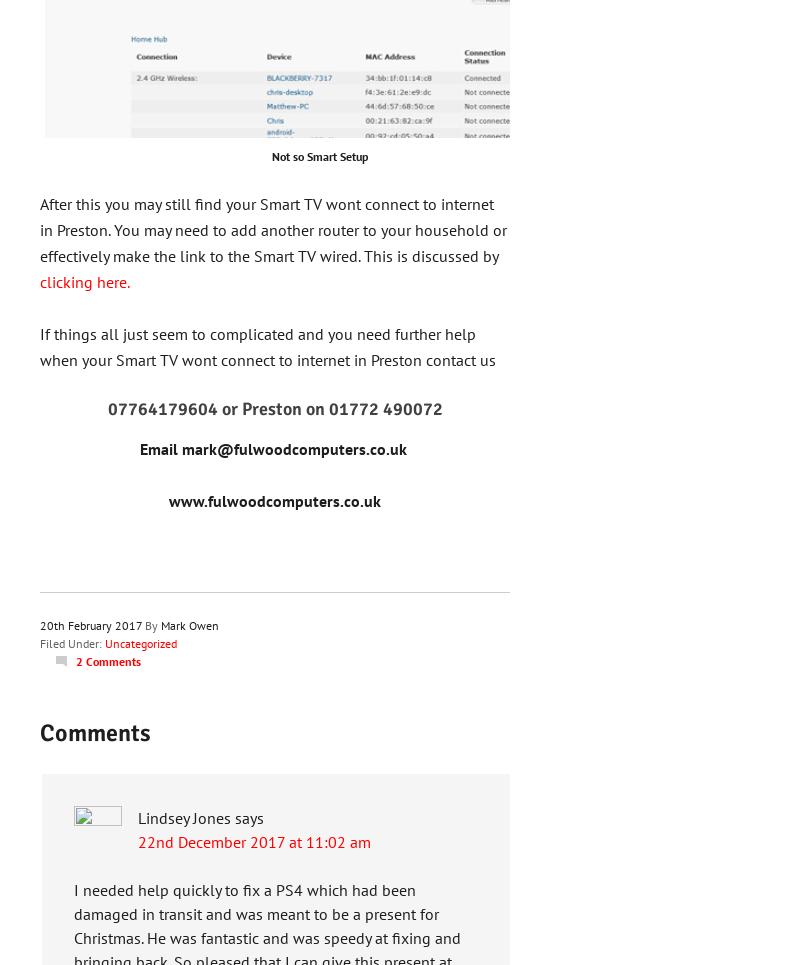 The height and width of the screenshot is (965, 800). Describe the element at coordinates (275, 501) in the screenshot. I see `'www.fulwoodcomputers.co.uk'` at that location.